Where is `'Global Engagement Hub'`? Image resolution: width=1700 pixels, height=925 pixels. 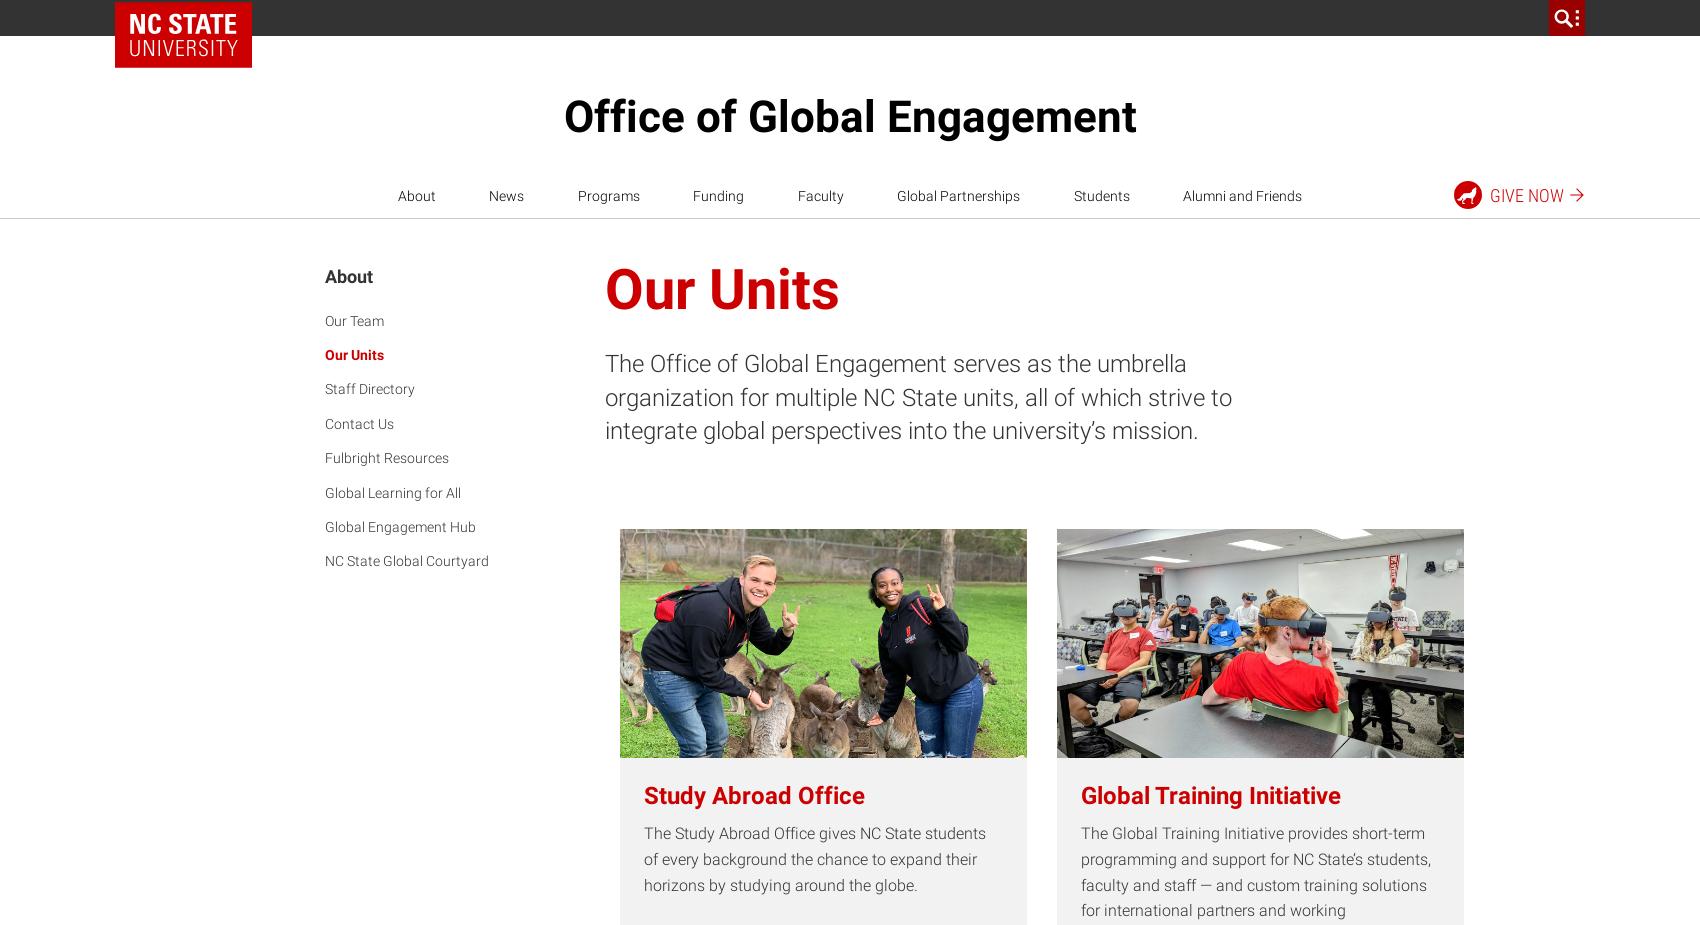
'Global Engagement Hub' is located at coordinates (399, 525).